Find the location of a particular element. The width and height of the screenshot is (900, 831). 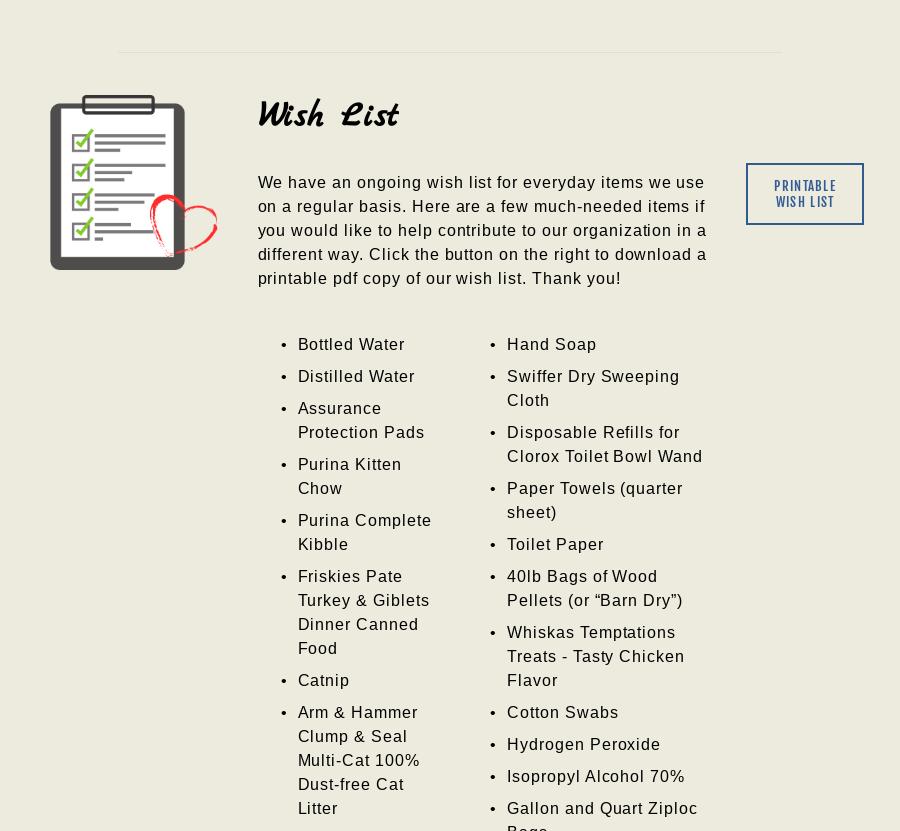

'40lb Bags of Wood Pellets (or “Barn Dry”)' is located at coordinates (504, 588).